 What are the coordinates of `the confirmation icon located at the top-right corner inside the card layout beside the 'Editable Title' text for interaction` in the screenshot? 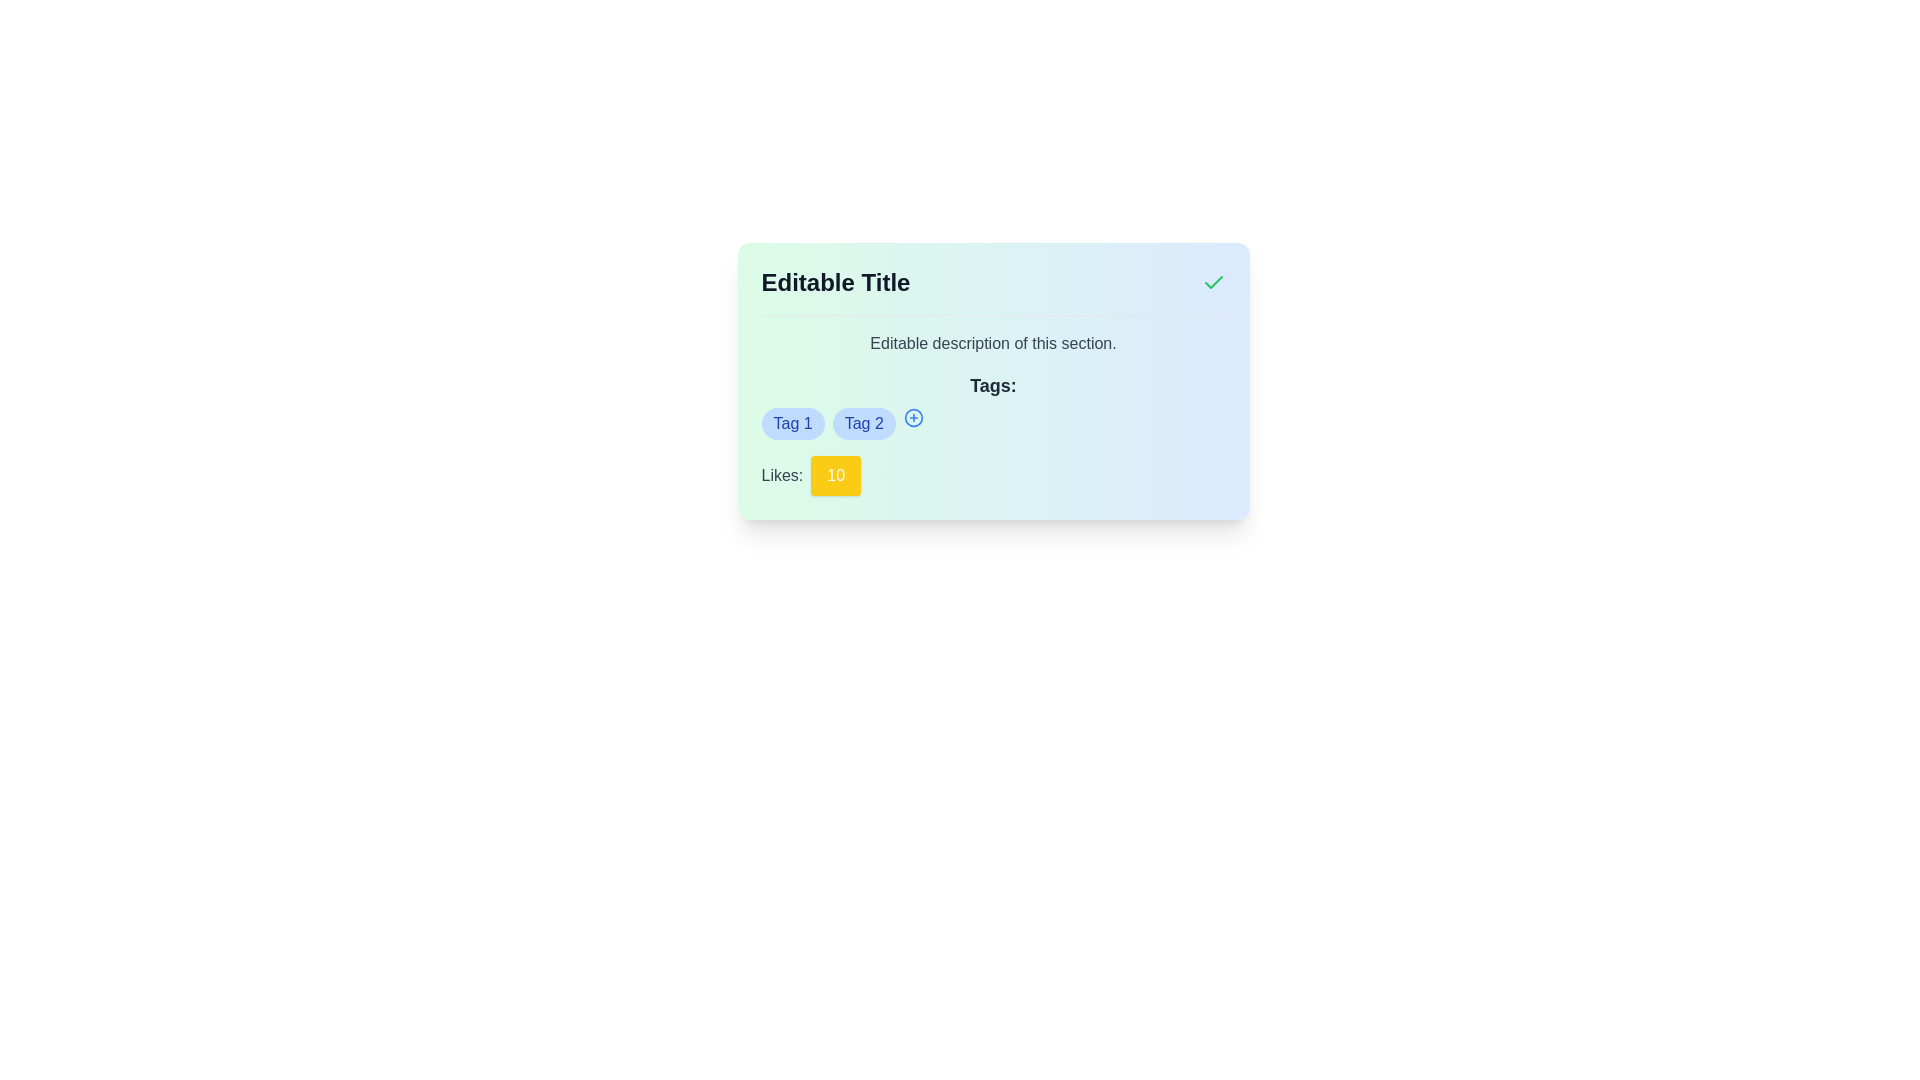 It's located at (1212, 282).